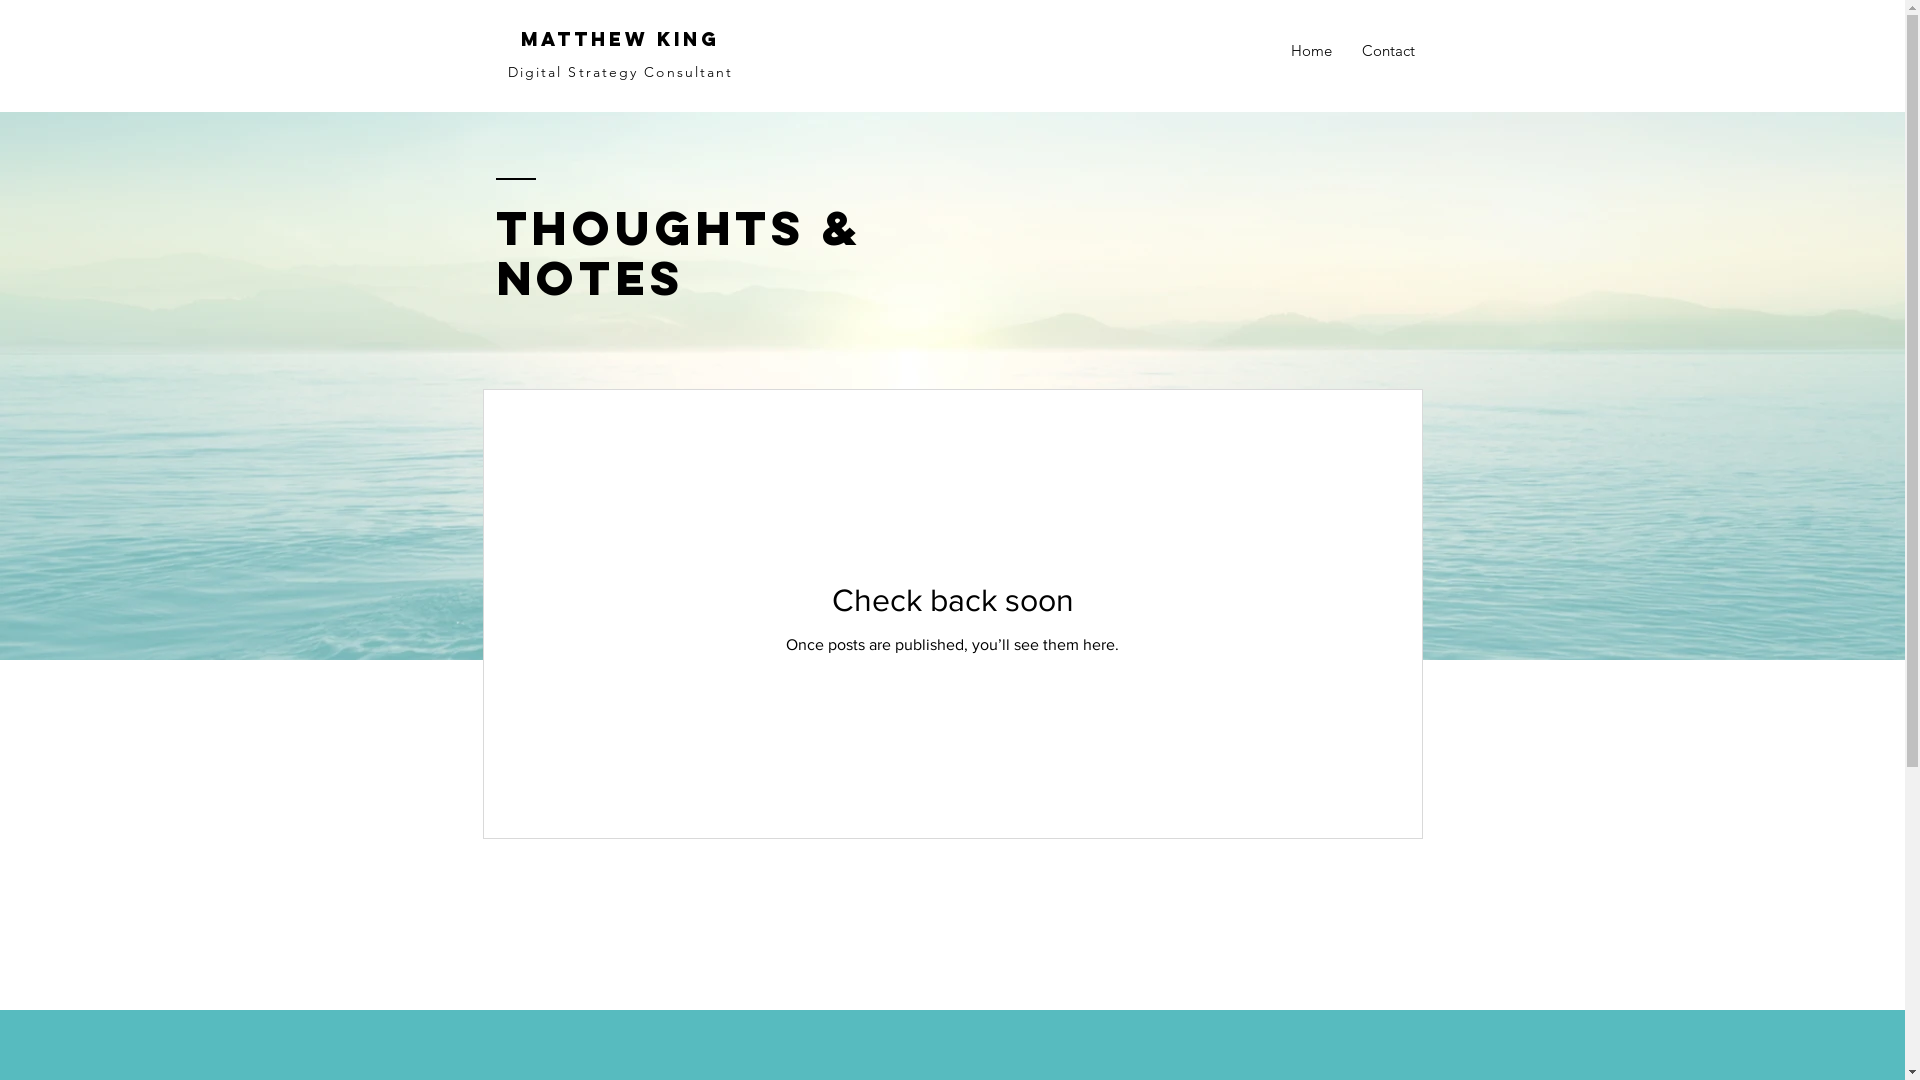 This screenshot has height=1080, width=1920. Describe the element at coordinates (1311, 49) in the screenshot. I see `'Home'` at that location.